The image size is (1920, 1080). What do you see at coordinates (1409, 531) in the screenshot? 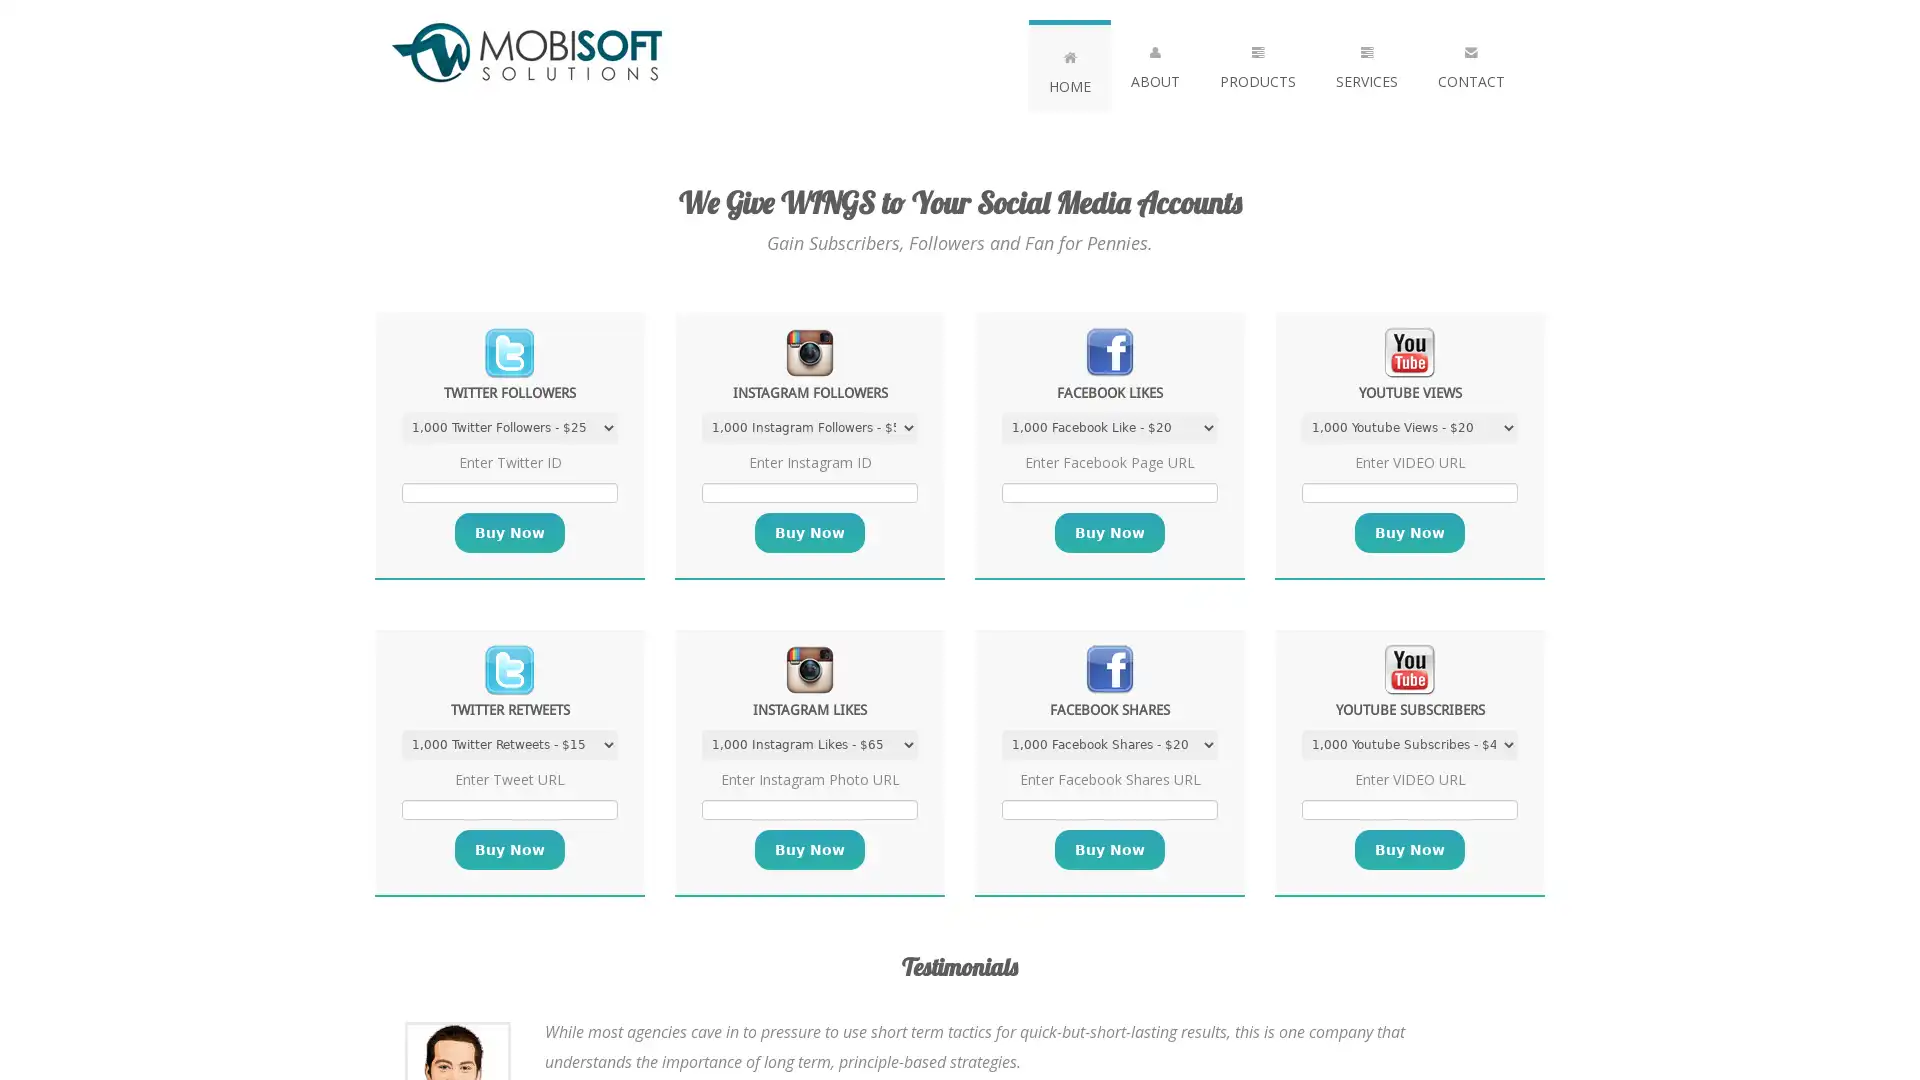
I see `Buy Now` at bounding box center [1409, 531].